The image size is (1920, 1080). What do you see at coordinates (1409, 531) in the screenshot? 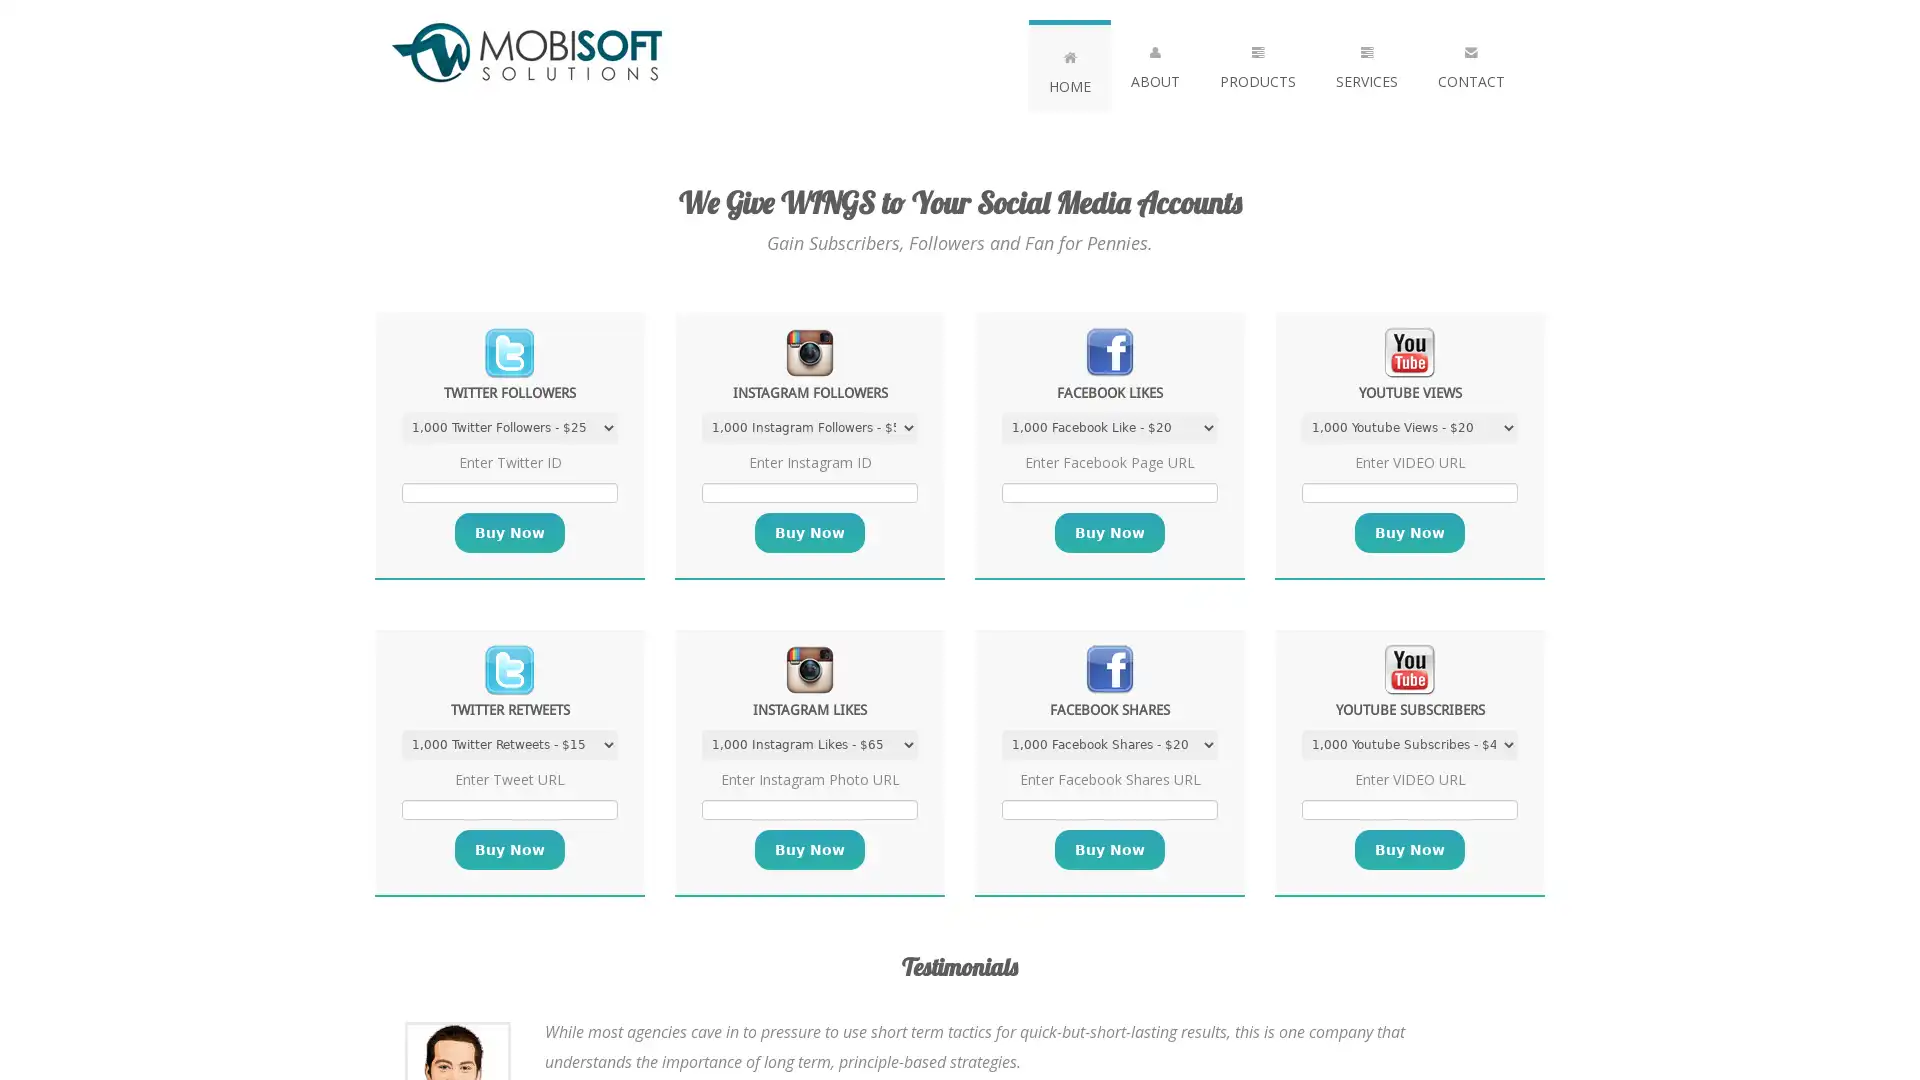
I see `Buy Now` at bounding box center [1409, 531].